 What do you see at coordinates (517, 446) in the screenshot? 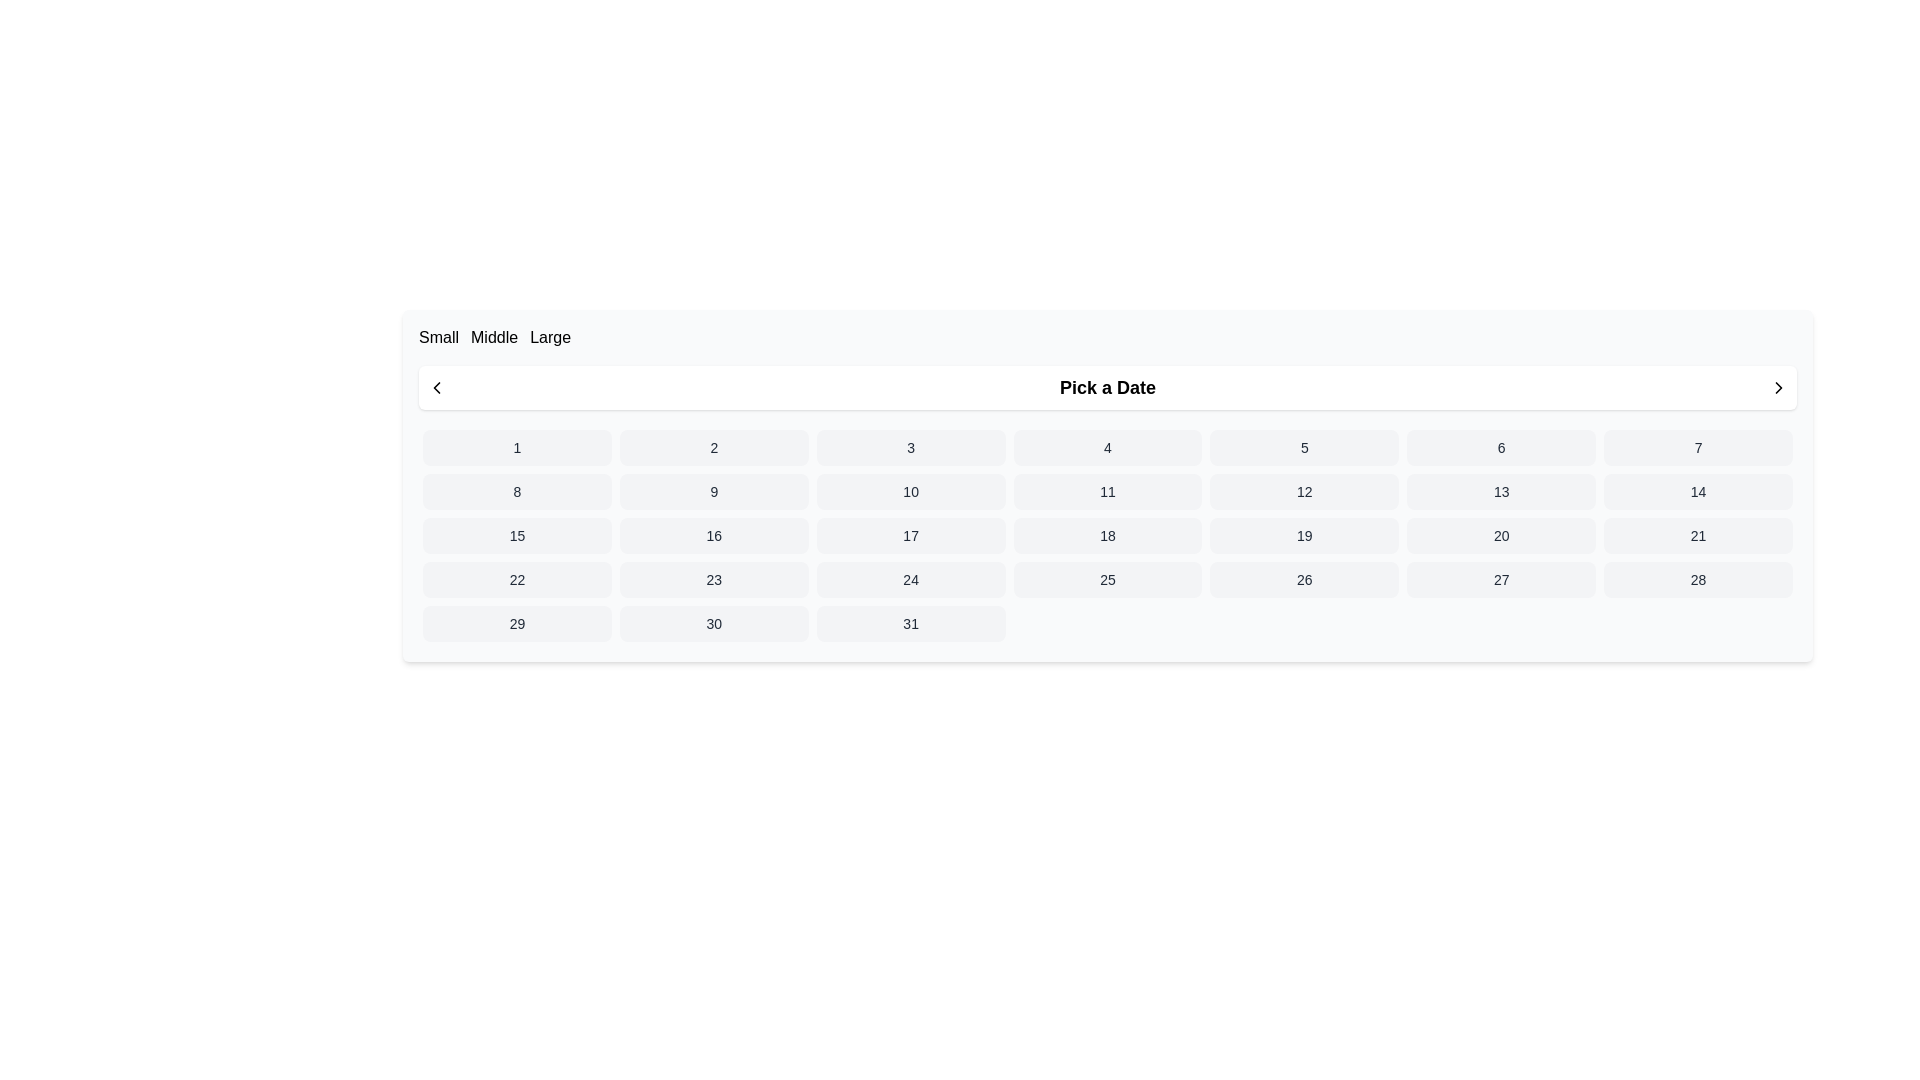
I see `the first button in the grid of numbers` at bounding box center [517, 446].